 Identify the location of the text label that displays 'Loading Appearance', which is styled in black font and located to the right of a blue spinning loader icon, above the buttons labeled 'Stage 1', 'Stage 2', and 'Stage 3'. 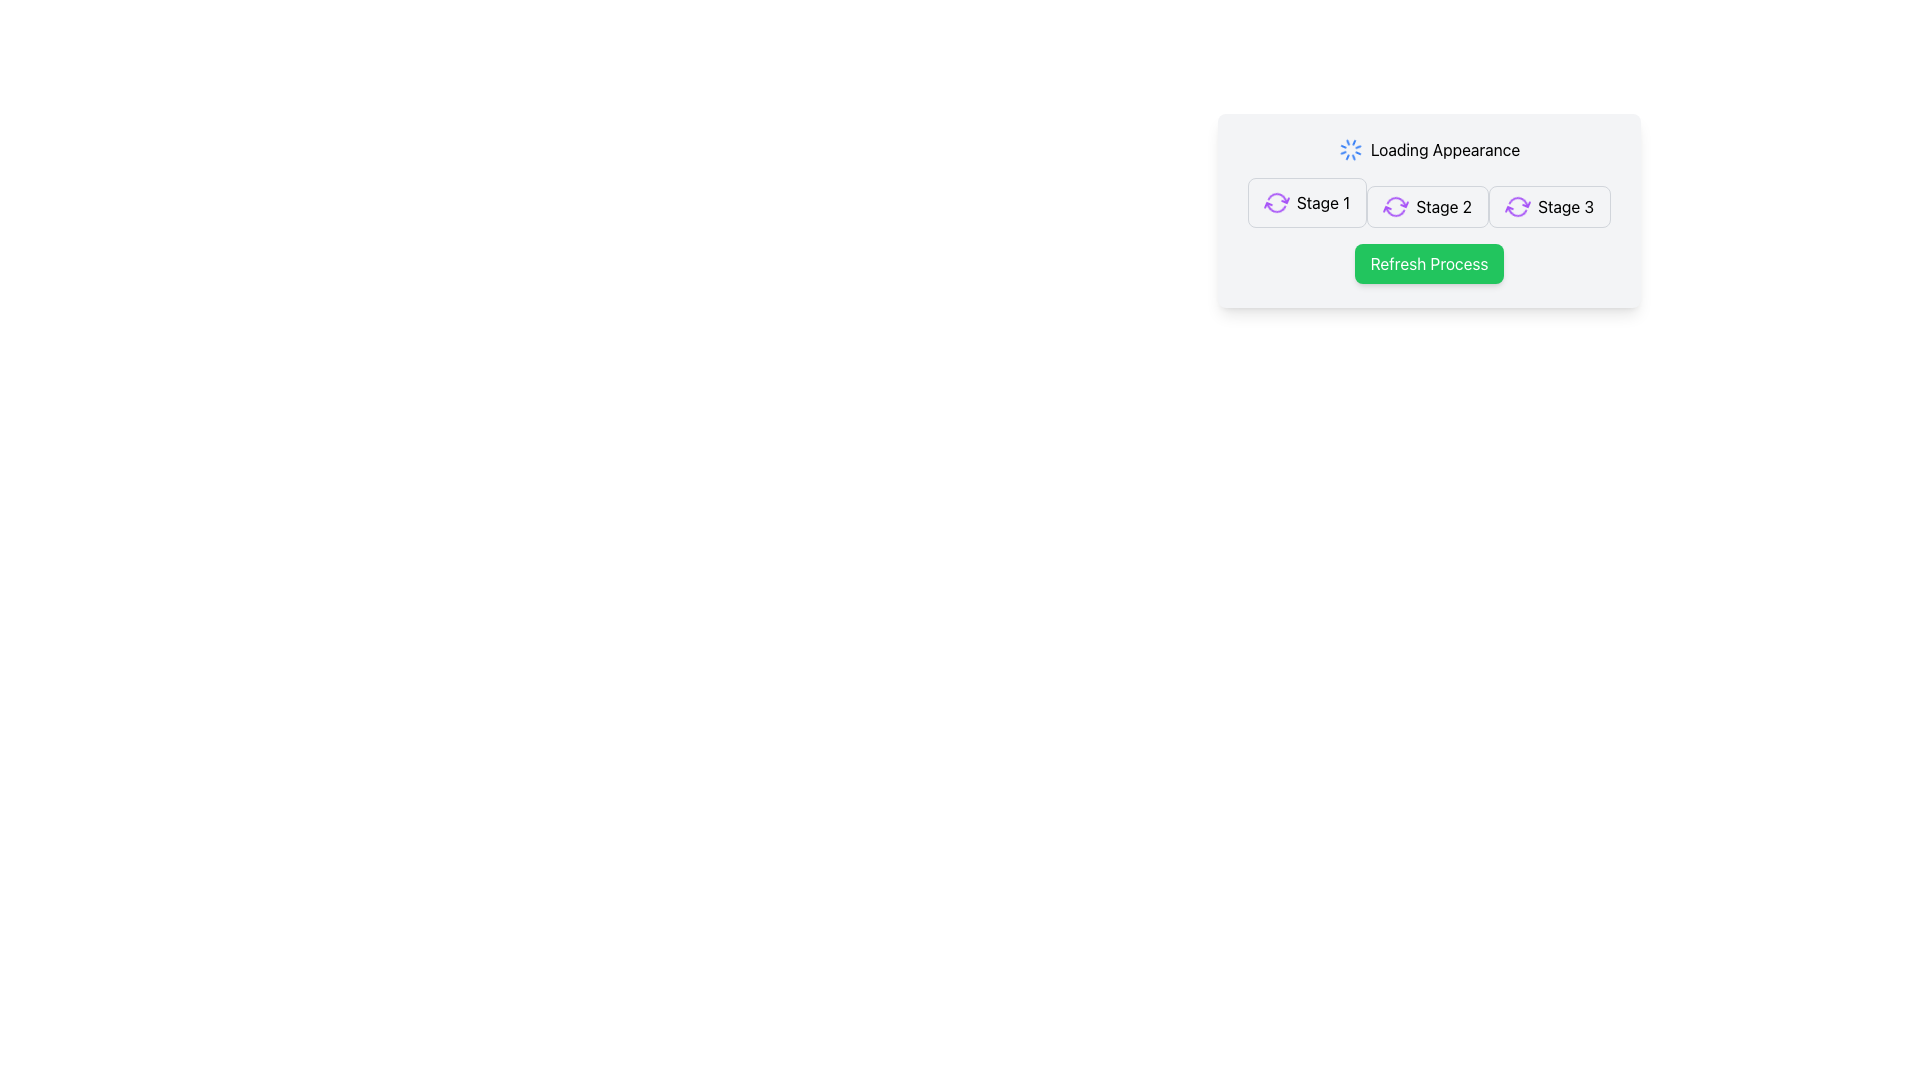
(1445, 149).